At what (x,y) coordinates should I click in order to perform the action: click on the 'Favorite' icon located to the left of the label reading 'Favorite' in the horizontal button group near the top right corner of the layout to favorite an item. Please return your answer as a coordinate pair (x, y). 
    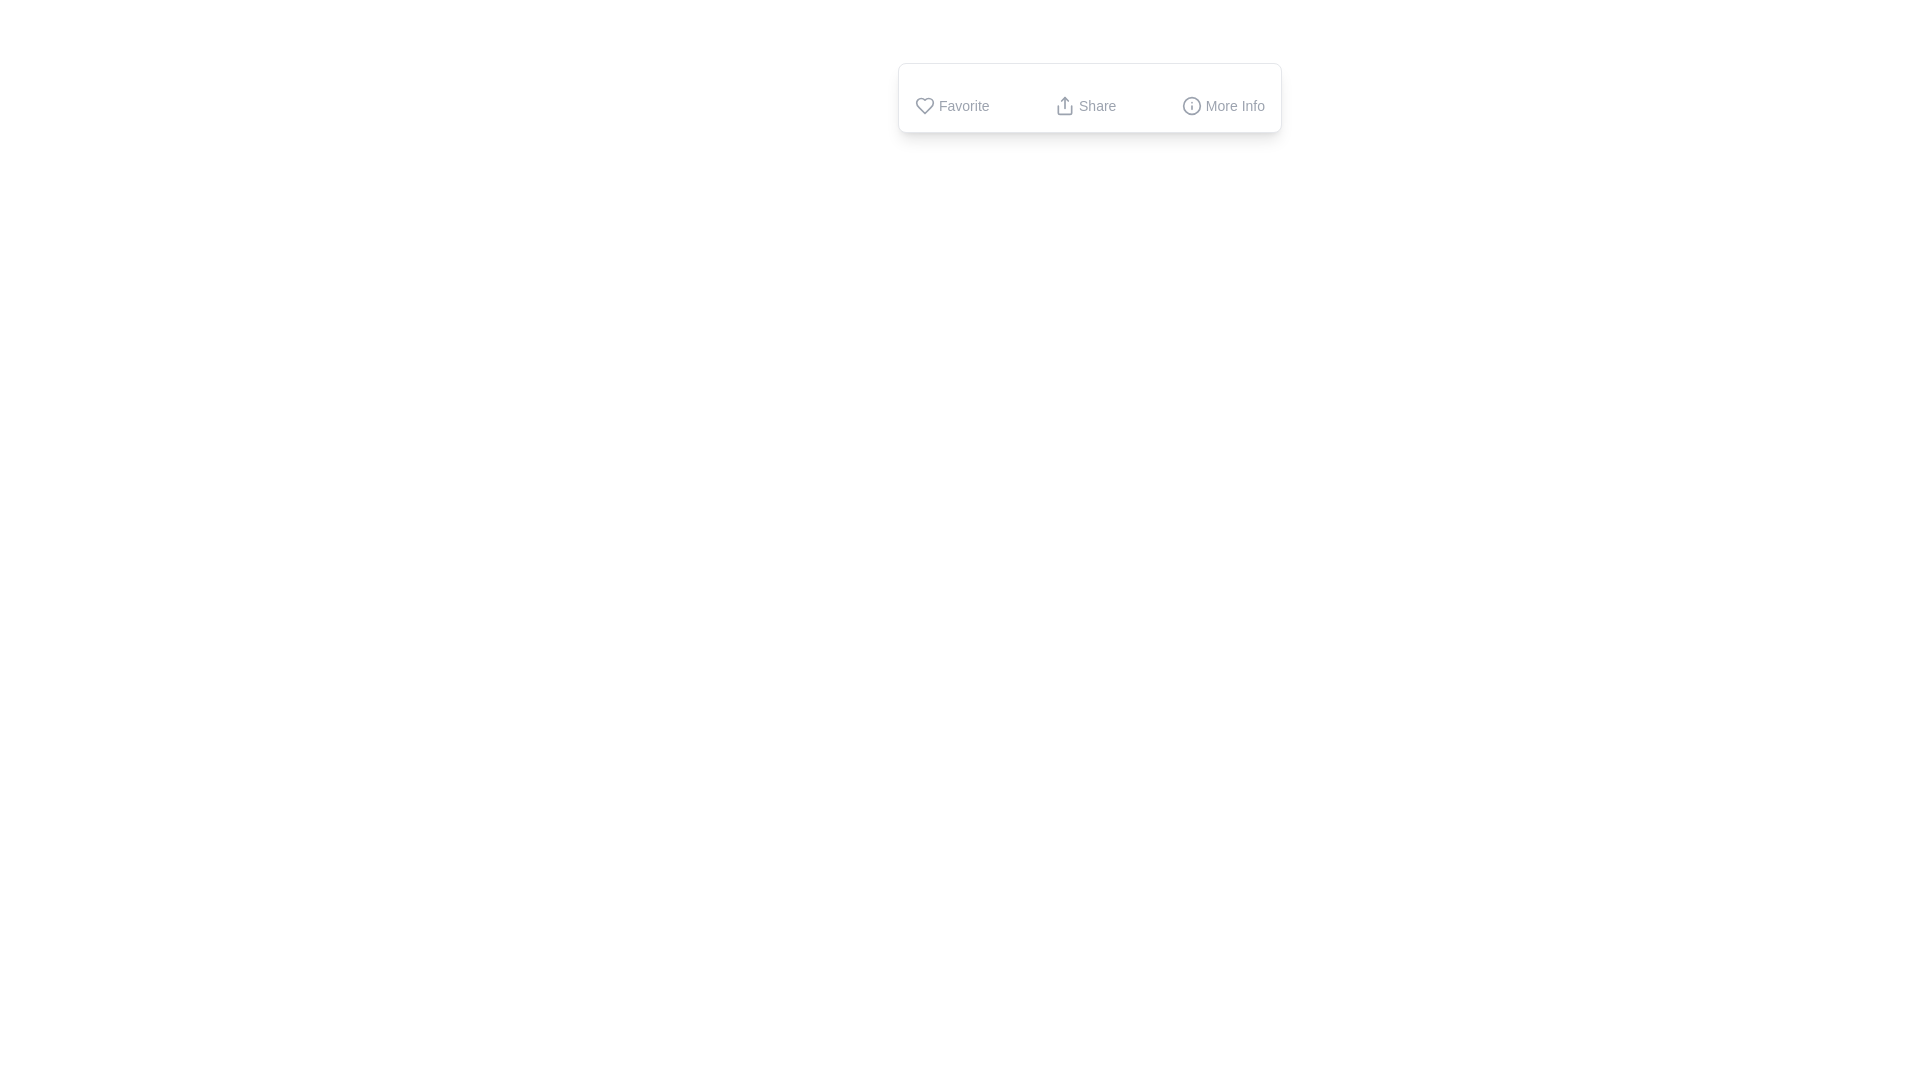
    Looking at the image, I should click on (924, 105).